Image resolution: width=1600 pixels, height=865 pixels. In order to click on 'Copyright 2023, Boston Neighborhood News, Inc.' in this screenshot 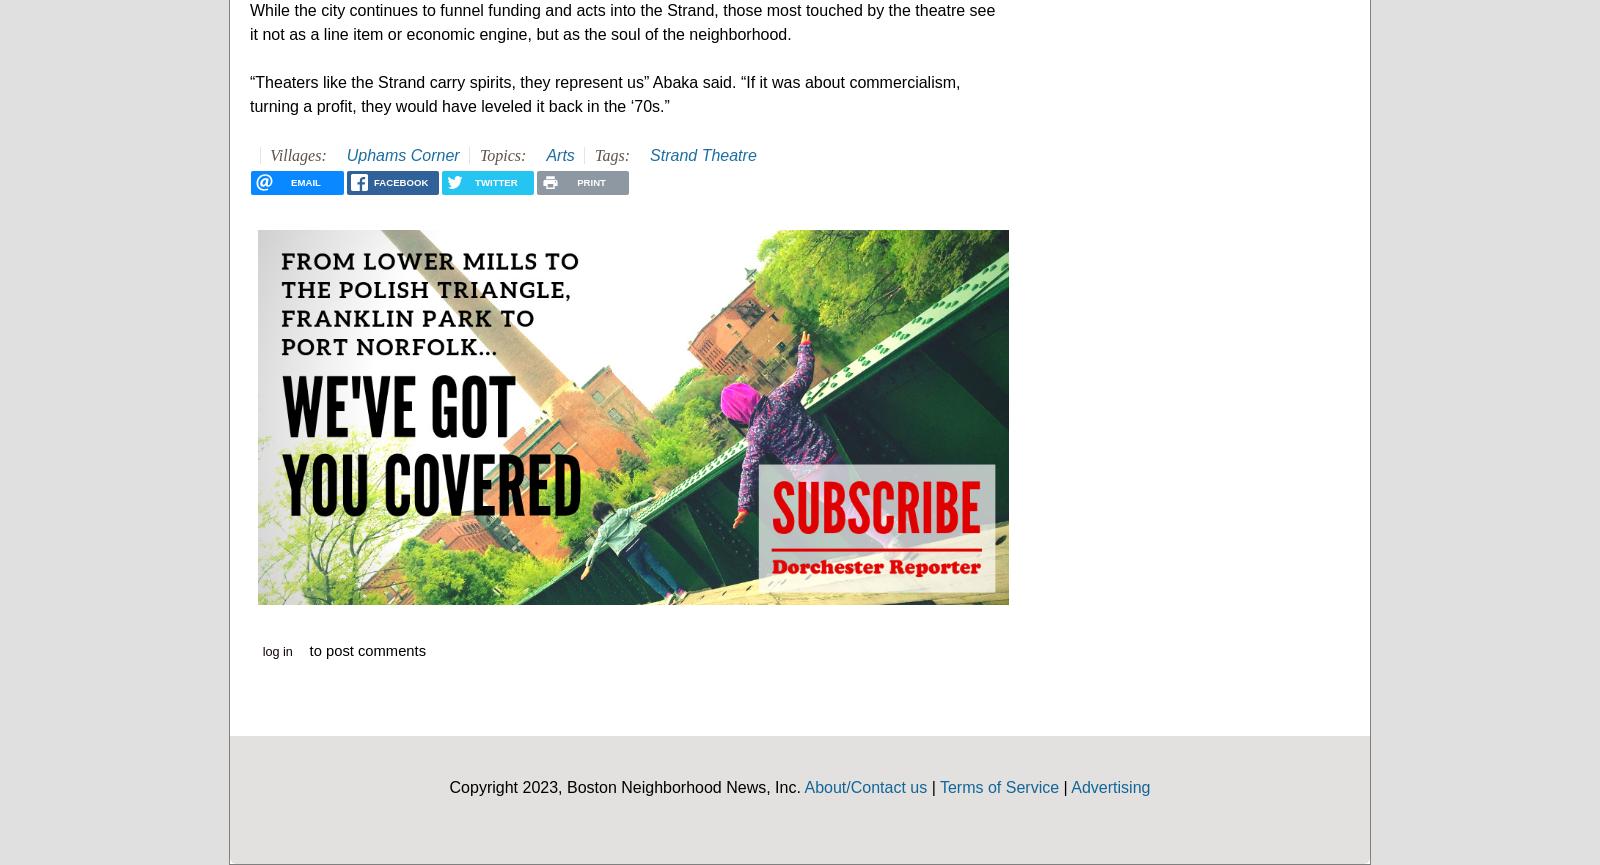, I will do `click(626, 785)`.